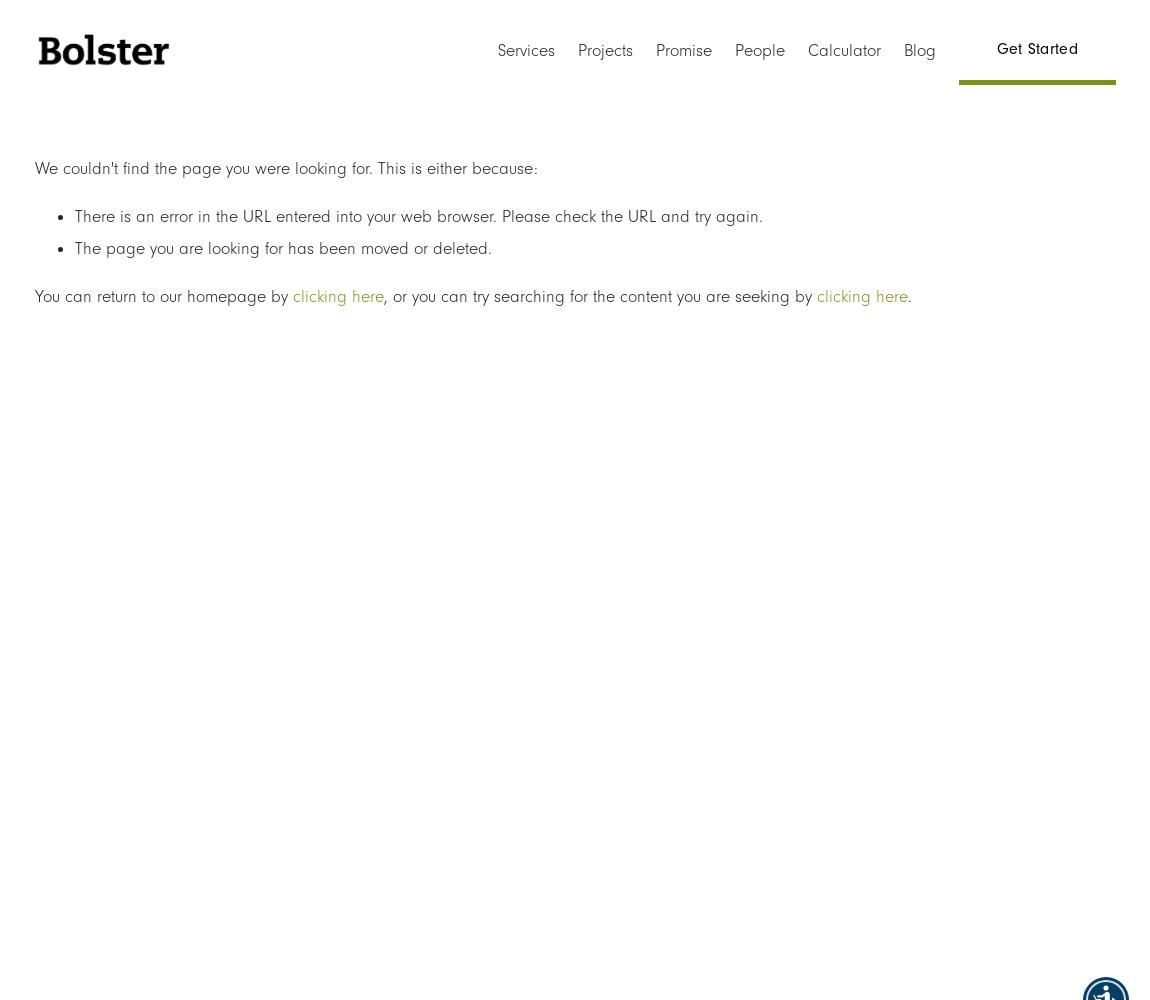  Describe the element at coordinates (284, 167) in the screenshot. I see `'We couldn't find the page you were looking for. This is either because:'` at that location.